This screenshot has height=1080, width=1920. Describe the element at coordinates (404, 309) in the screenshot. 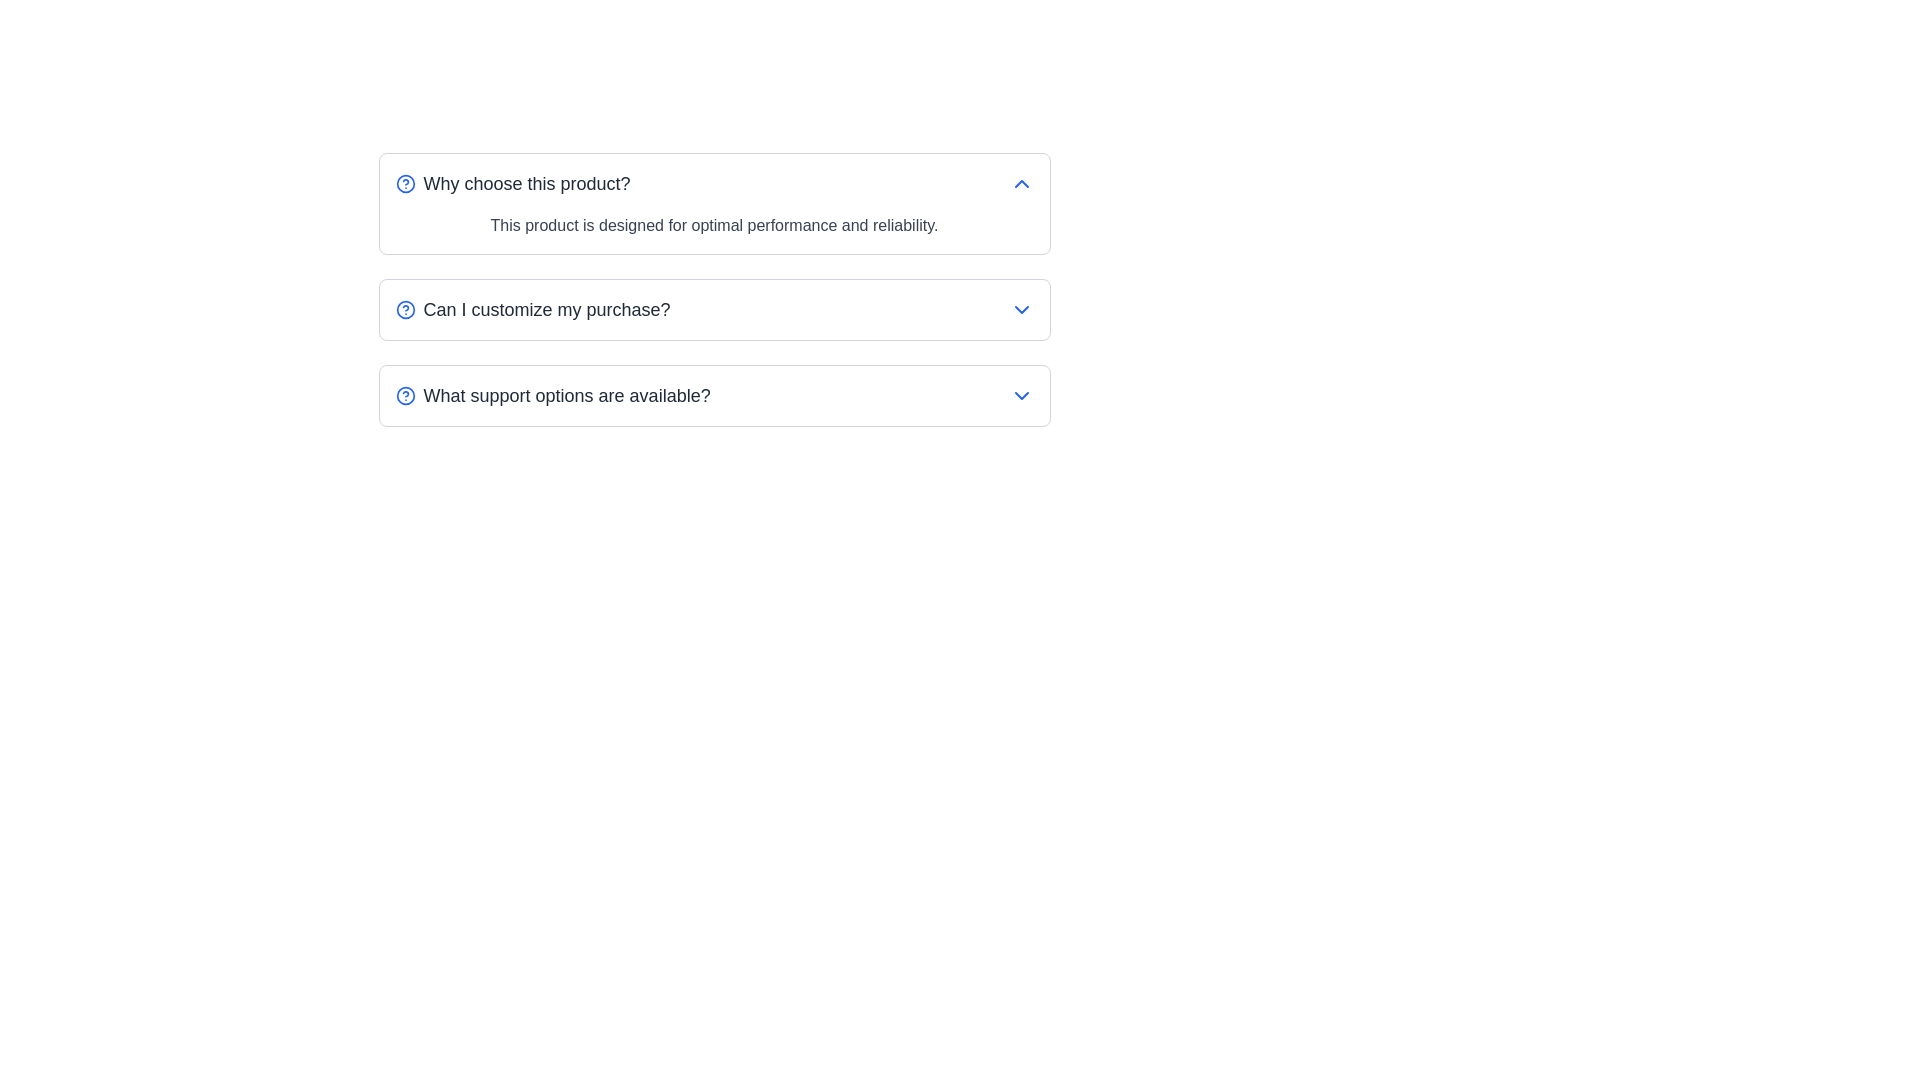

I see `the informational or help icon located to the left of the text 'Can I customize my purchase?'` at that location.